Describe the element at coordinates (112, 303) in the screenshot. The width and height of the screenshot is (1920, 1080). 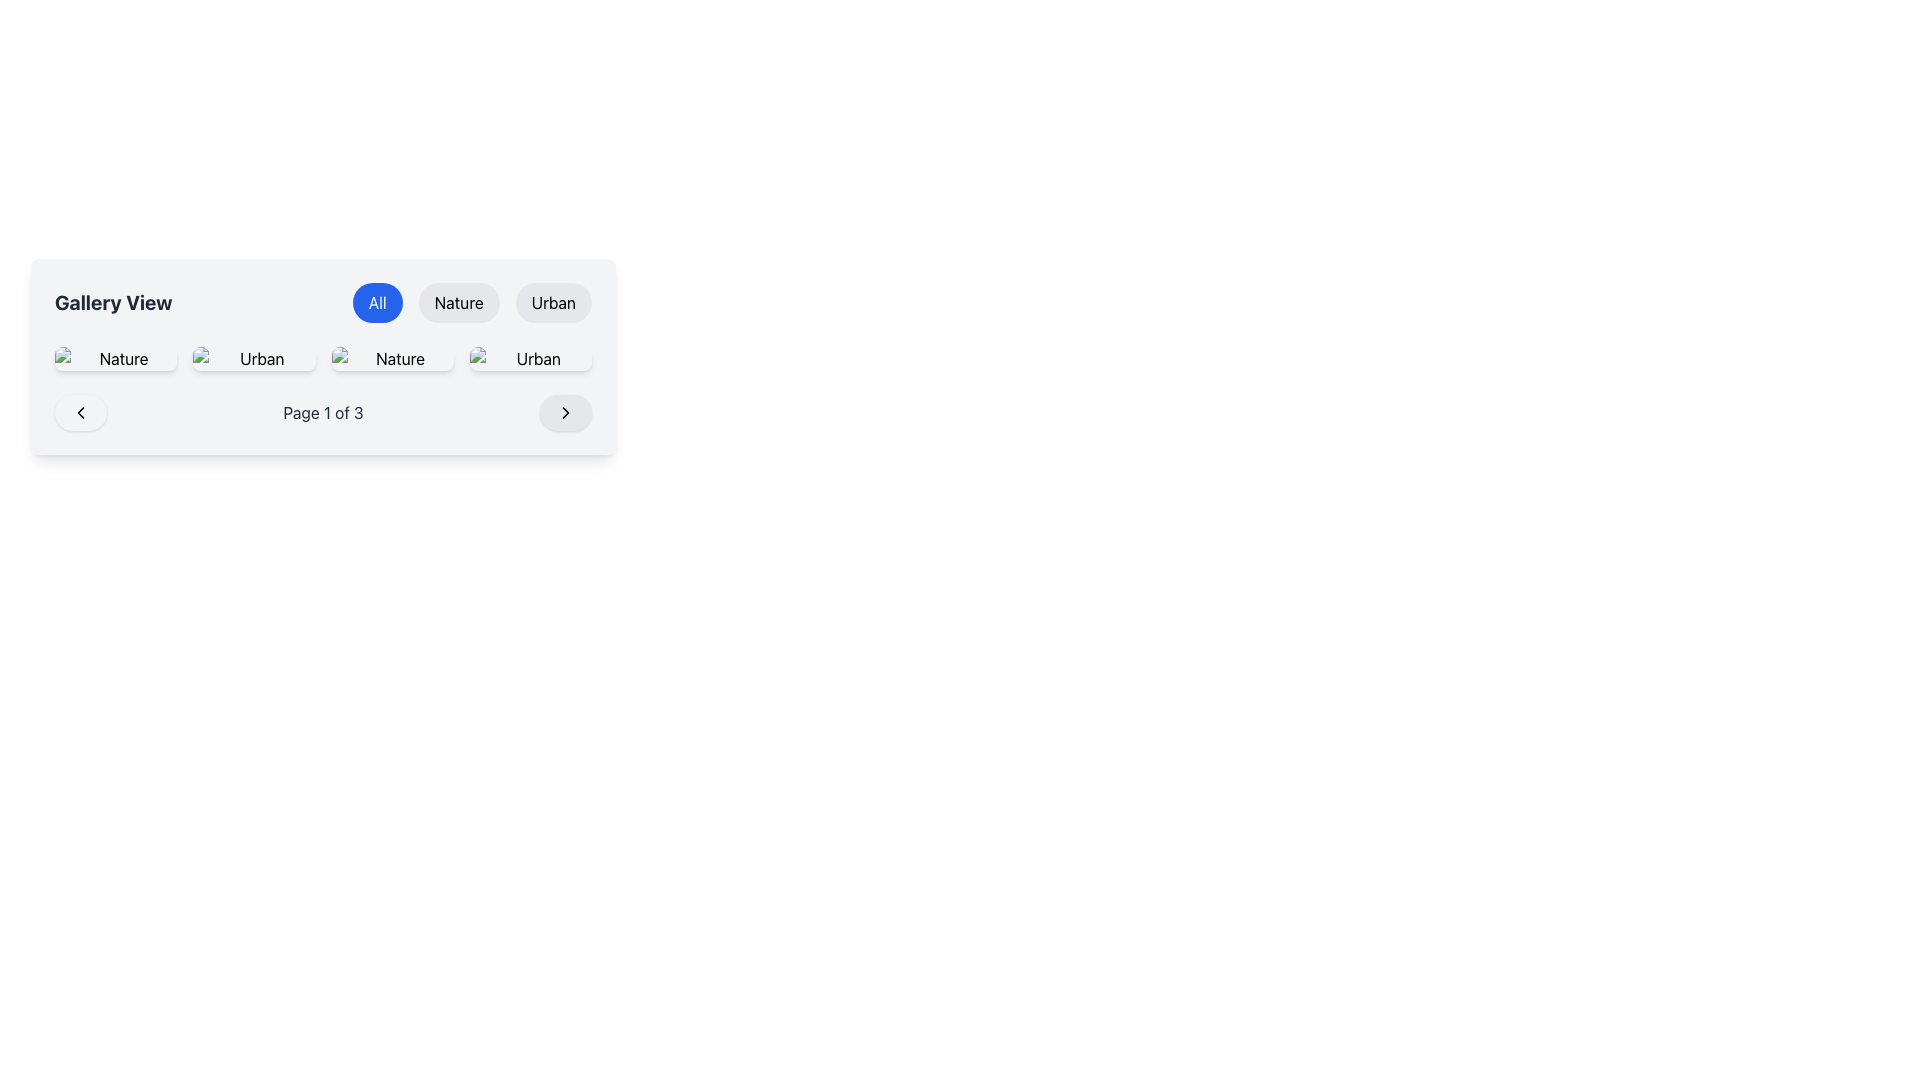
I see `the Text Label that serves as a title or header in the upper left corner of the interface` at that location.